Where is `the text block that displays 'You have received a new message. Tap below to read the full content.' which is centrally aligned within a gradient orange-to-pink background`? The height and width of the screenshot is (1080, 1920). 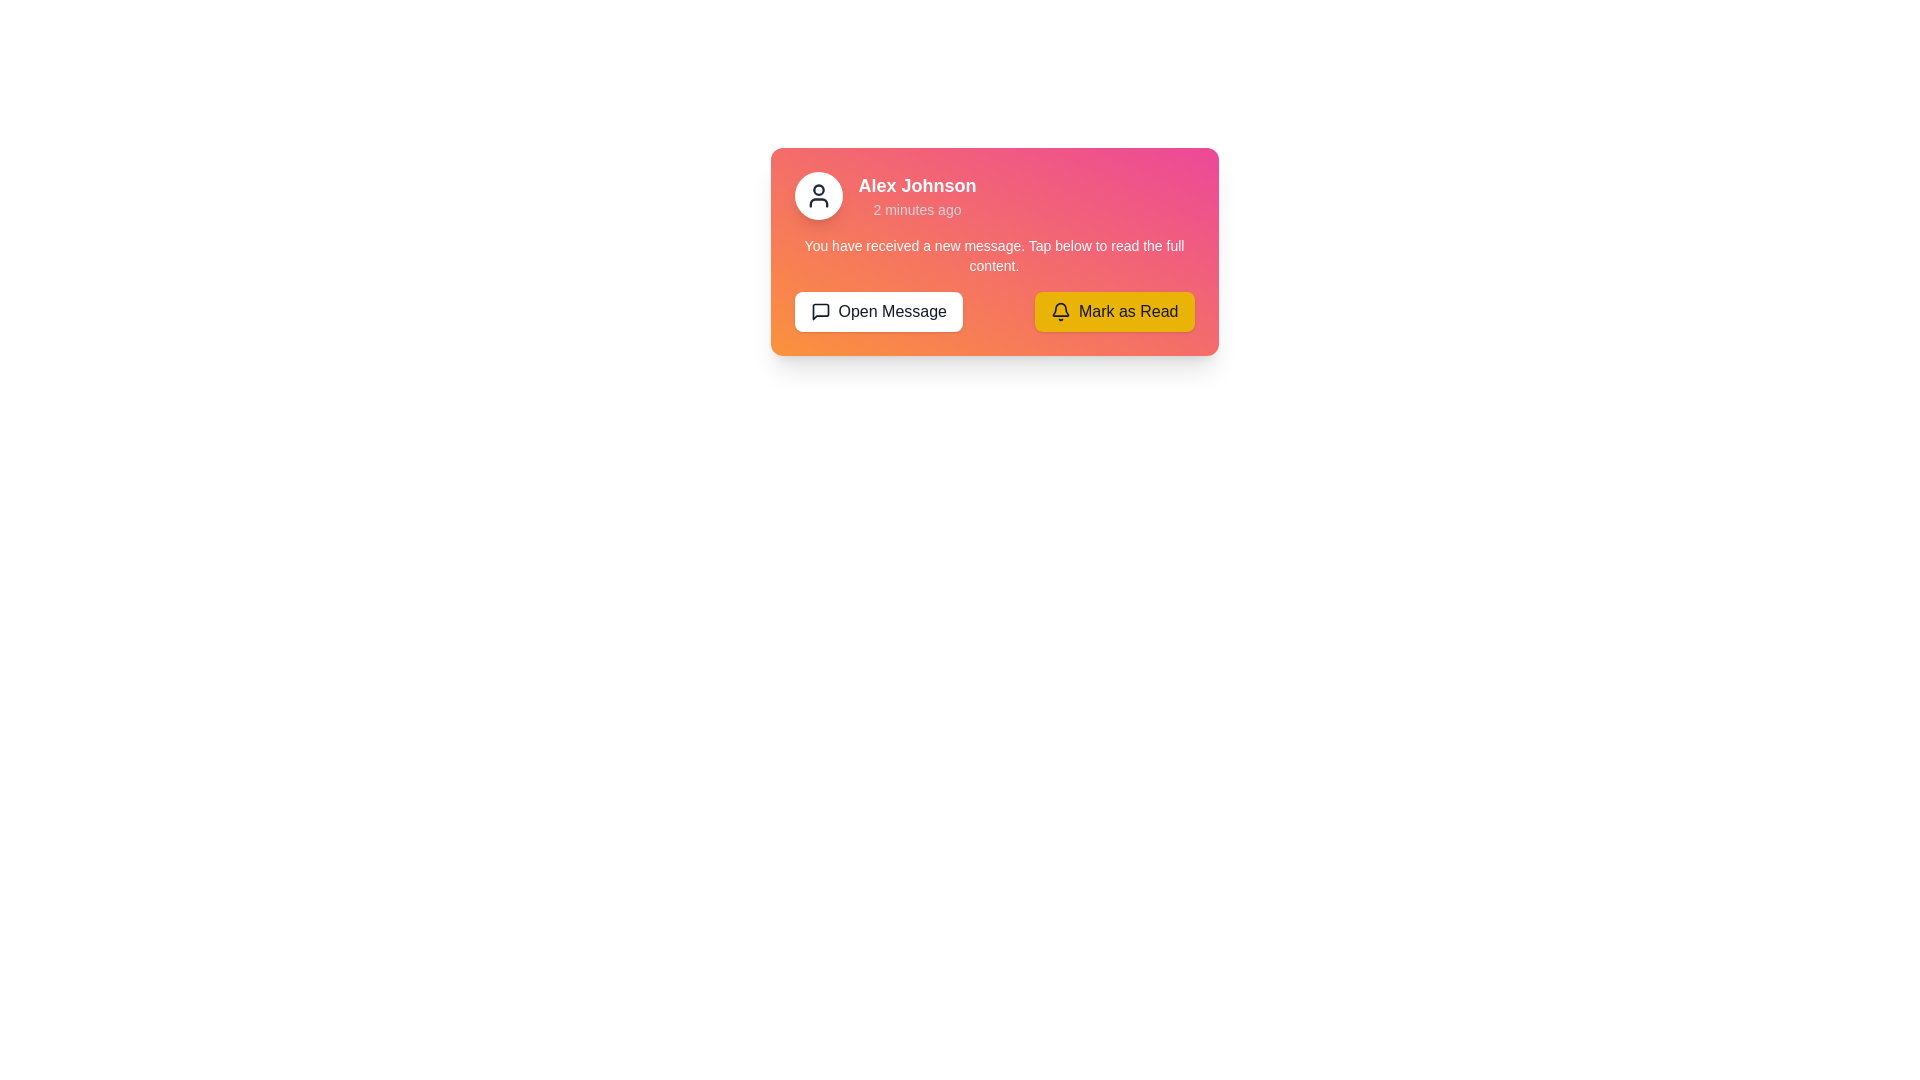
the text block that displays 'You have received a new message. Tap below to read the full content.' which is centrally aligned within a gradient orange-to-pink background is located at coordinates (994, 254).